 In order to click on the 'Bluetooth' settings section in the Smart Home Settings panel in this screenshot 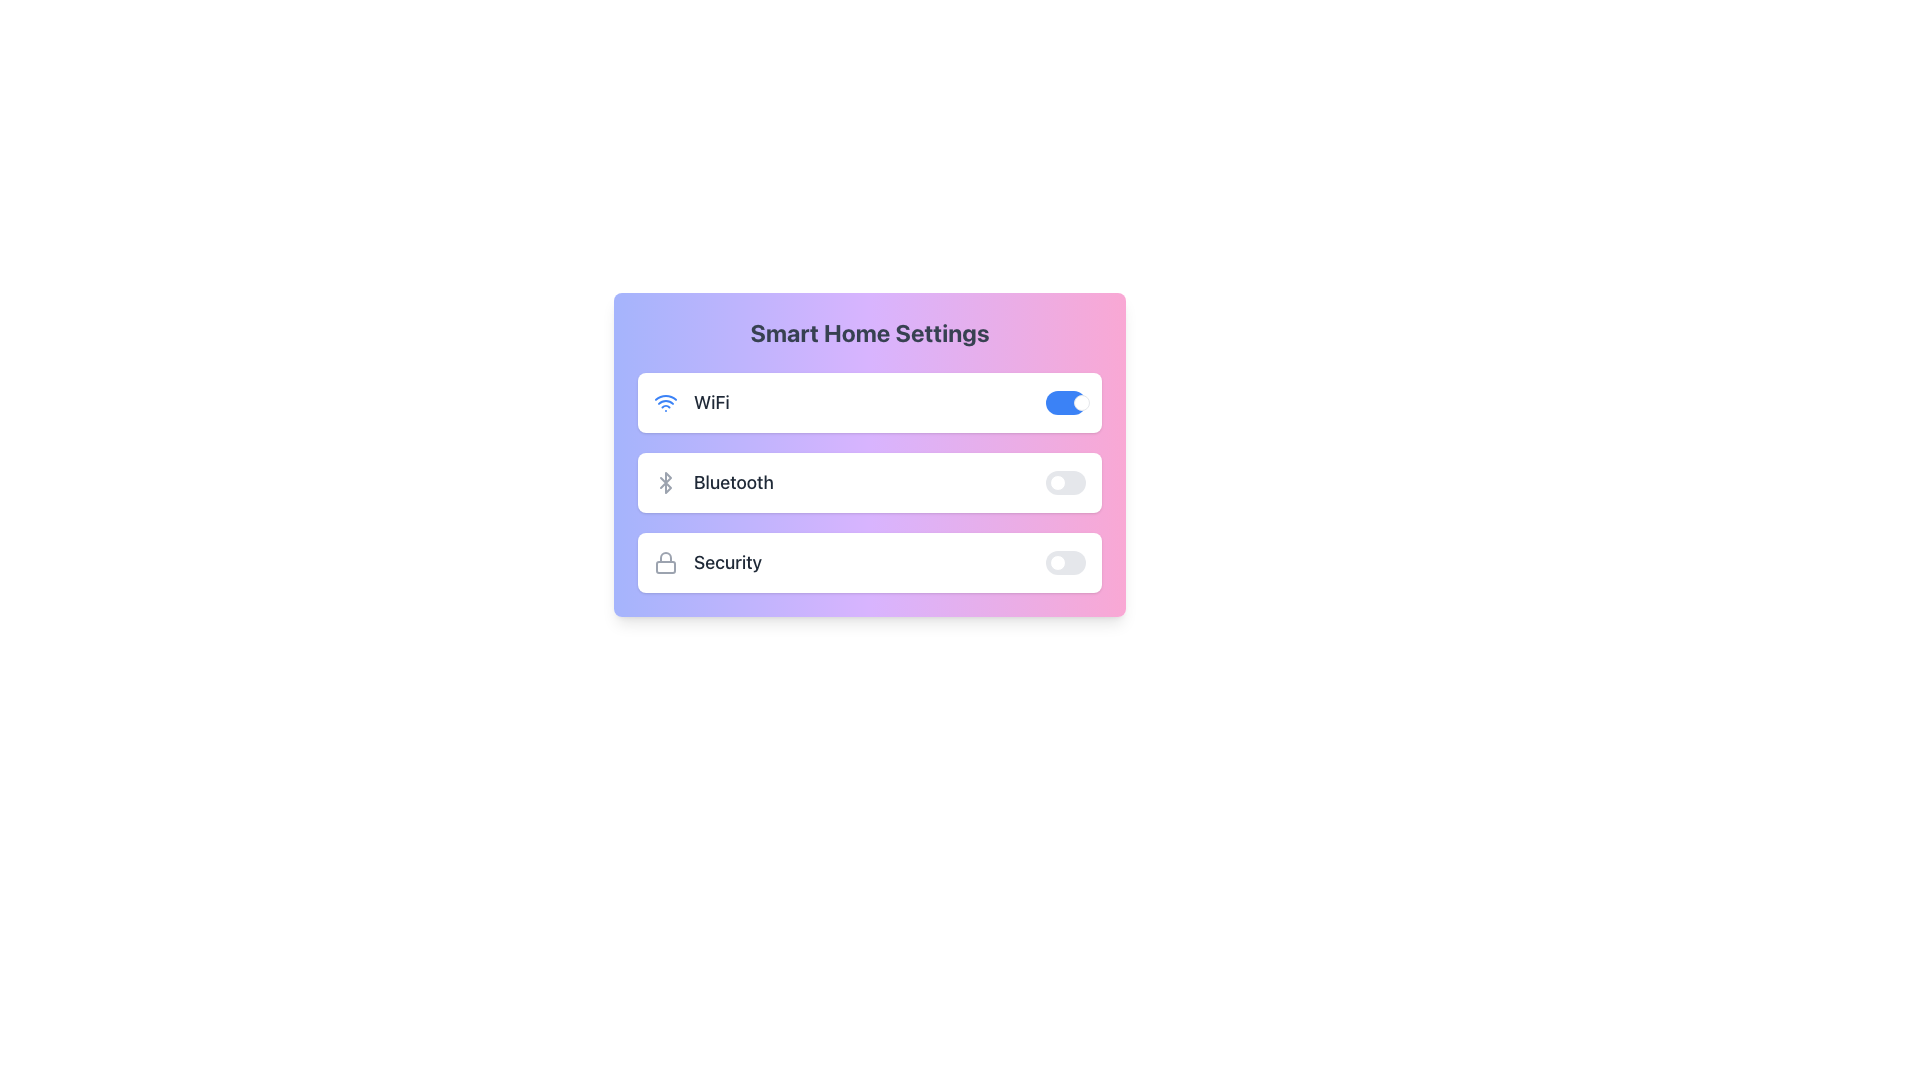, I will do `click(869, 482)`.